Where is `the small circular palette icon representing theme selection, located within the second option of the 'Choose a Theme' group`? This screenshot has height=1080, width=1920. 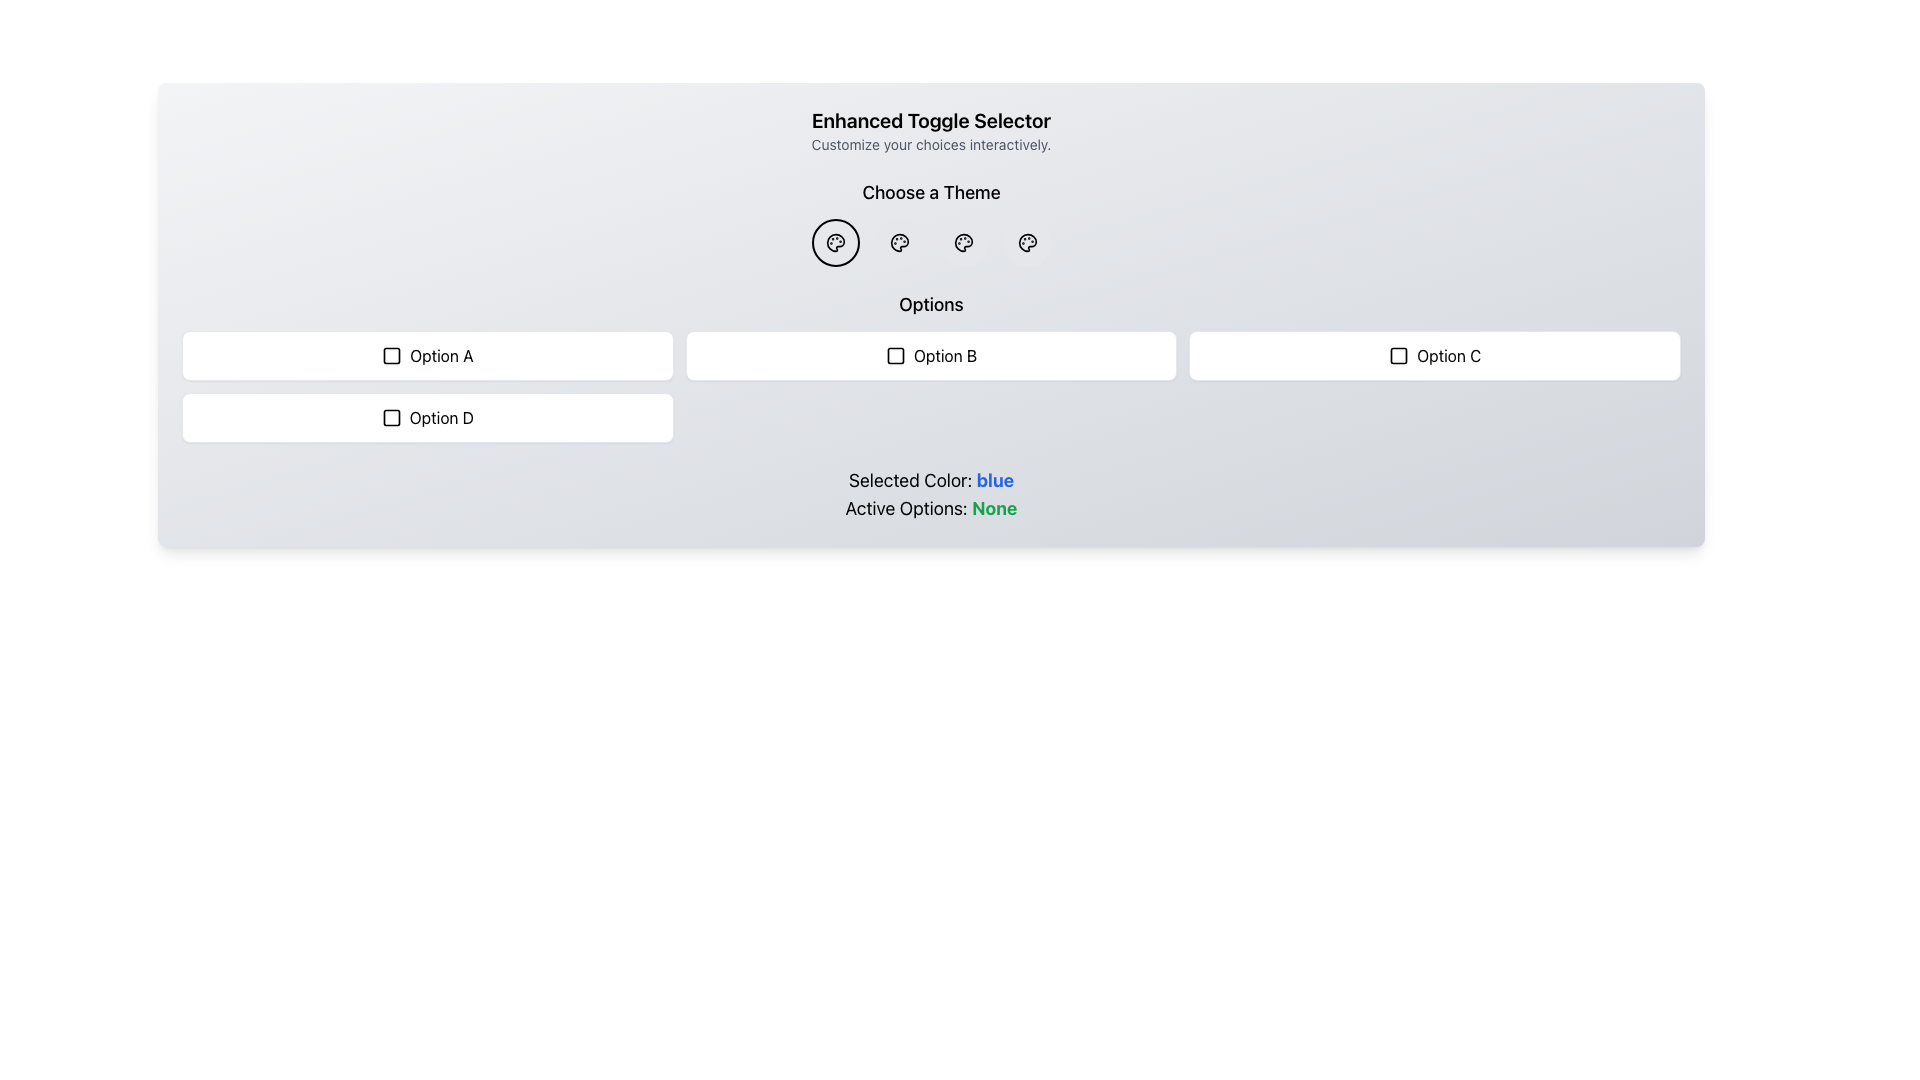 the small circular palette icon representing theme selection, located within the second option of the 'Choose a Theme' group is located at coordinates (963, 242).